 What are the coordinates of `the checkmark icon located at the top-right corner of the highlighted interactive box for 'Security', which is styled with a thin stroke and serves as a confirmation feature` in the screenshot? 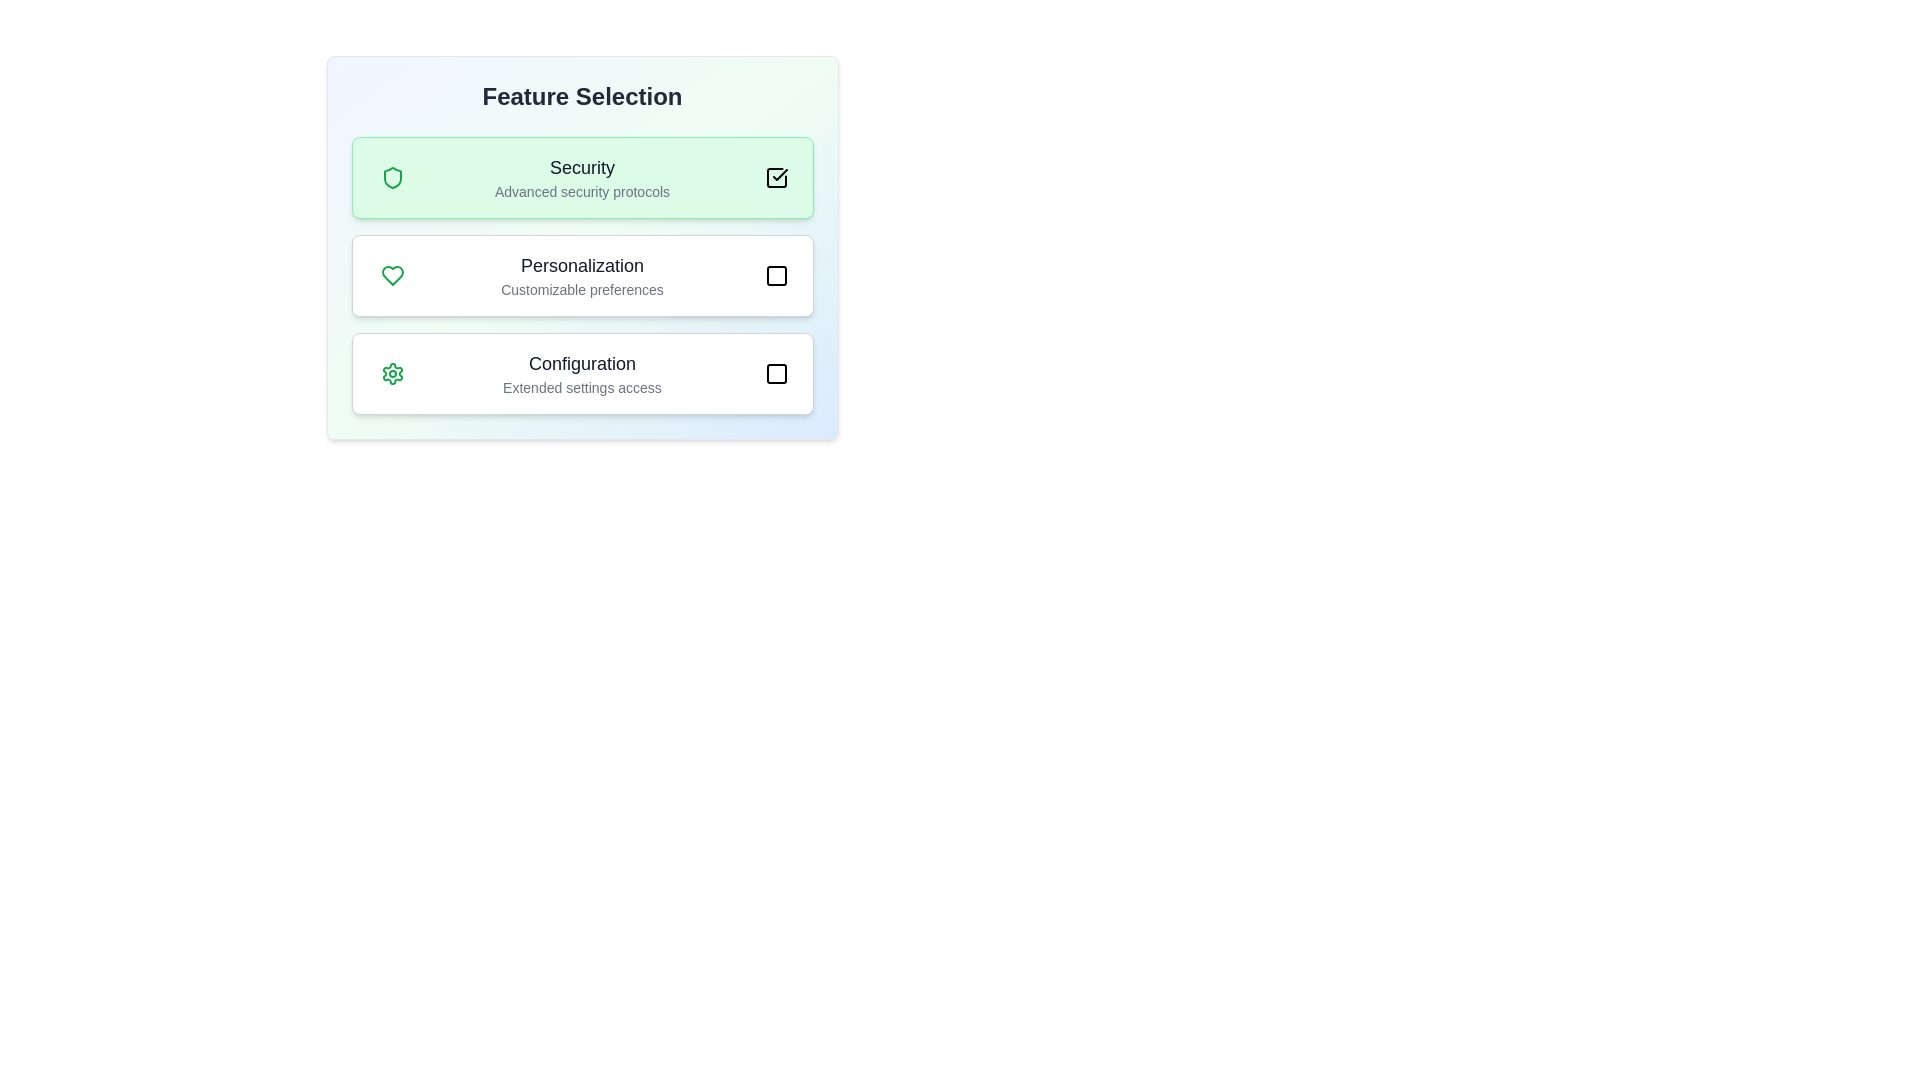 It's located at (778, 173).